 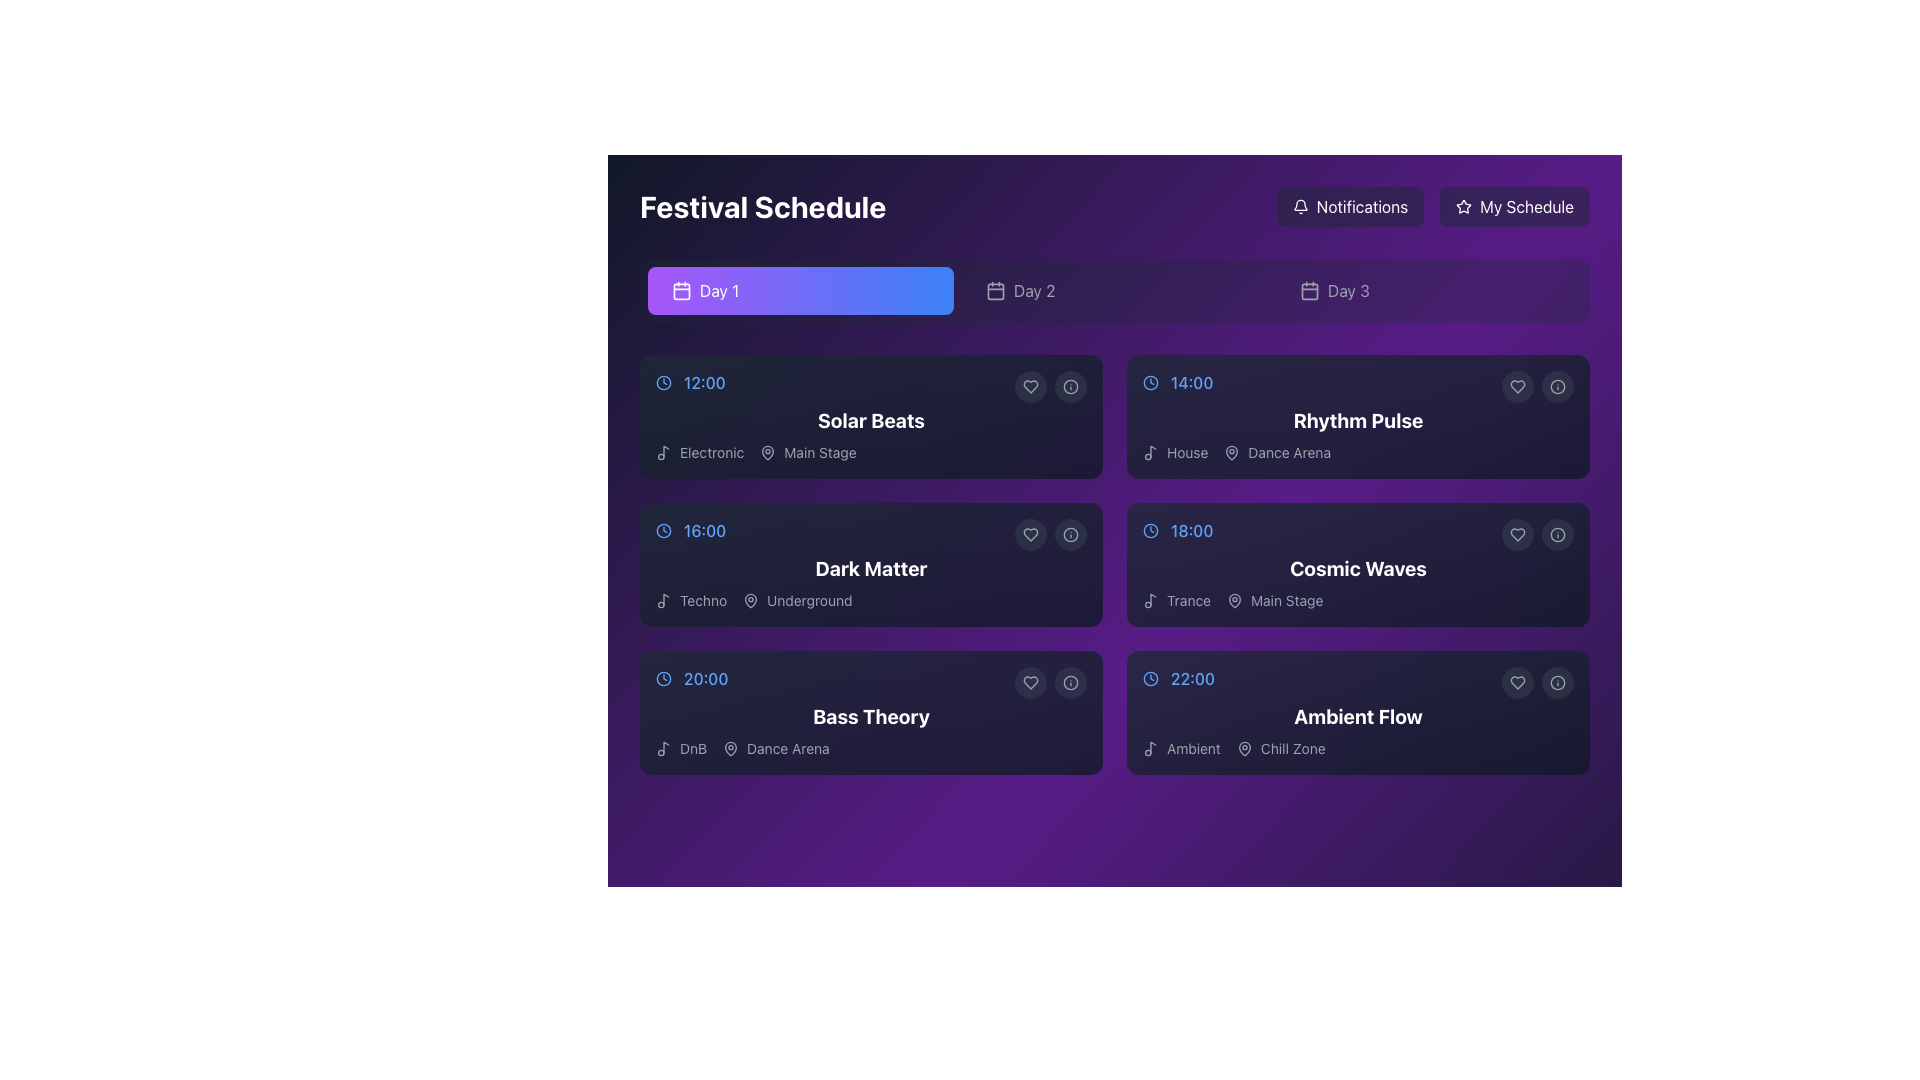 I want to click on the label indicator for the 'Dance Arena' event, which is located immediately after the text 'House' in the second column, second row of the grid structure, so click(x=1276, y=452).